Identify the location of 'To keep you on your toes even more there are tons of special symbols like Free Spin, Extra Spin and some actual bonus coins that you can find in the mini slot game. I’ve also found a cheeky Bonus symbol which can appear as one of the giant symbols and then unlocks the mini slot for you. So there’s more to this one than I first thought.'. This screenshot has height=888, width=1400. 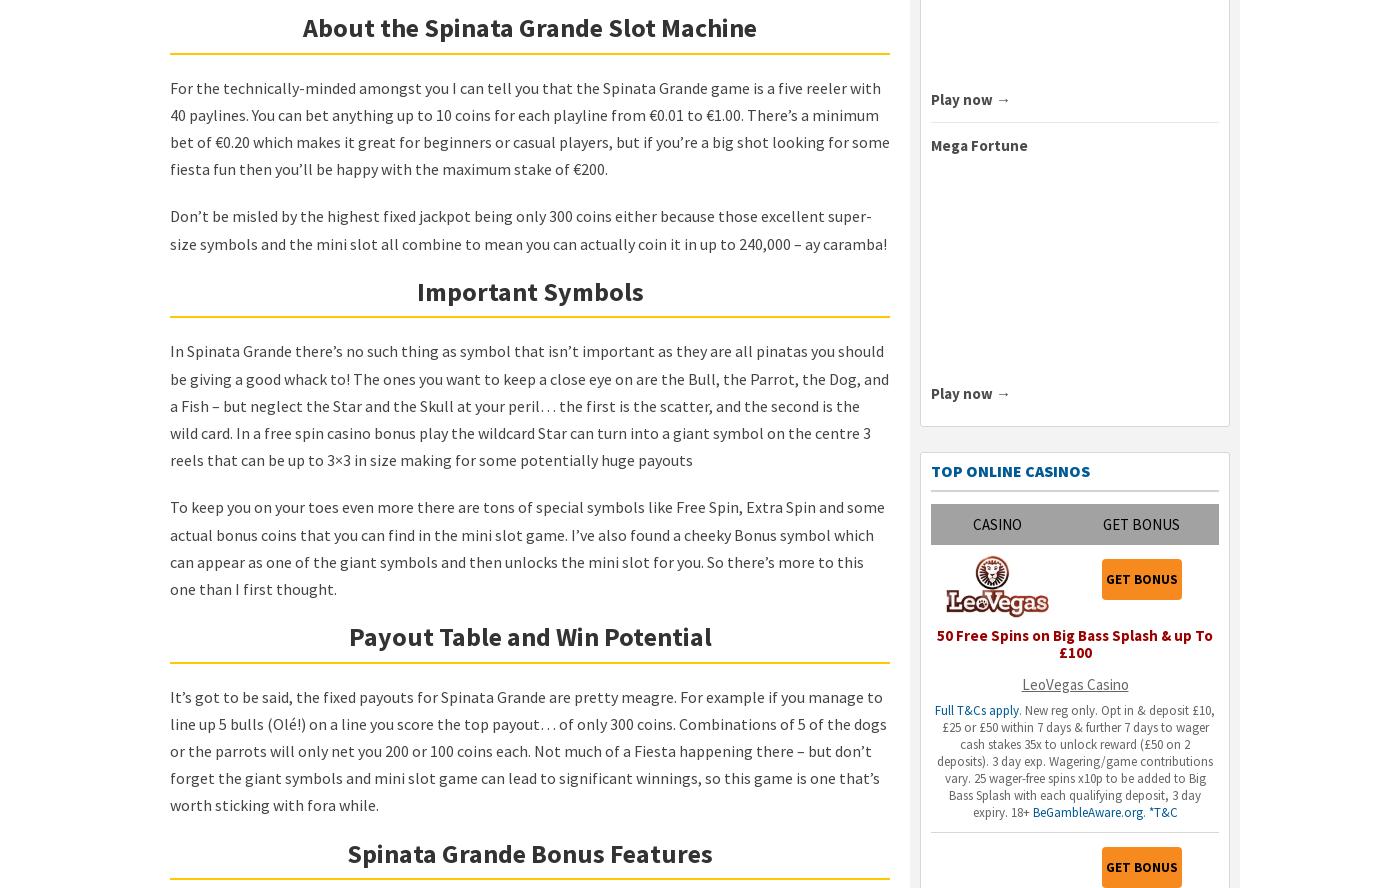
(527, 546).